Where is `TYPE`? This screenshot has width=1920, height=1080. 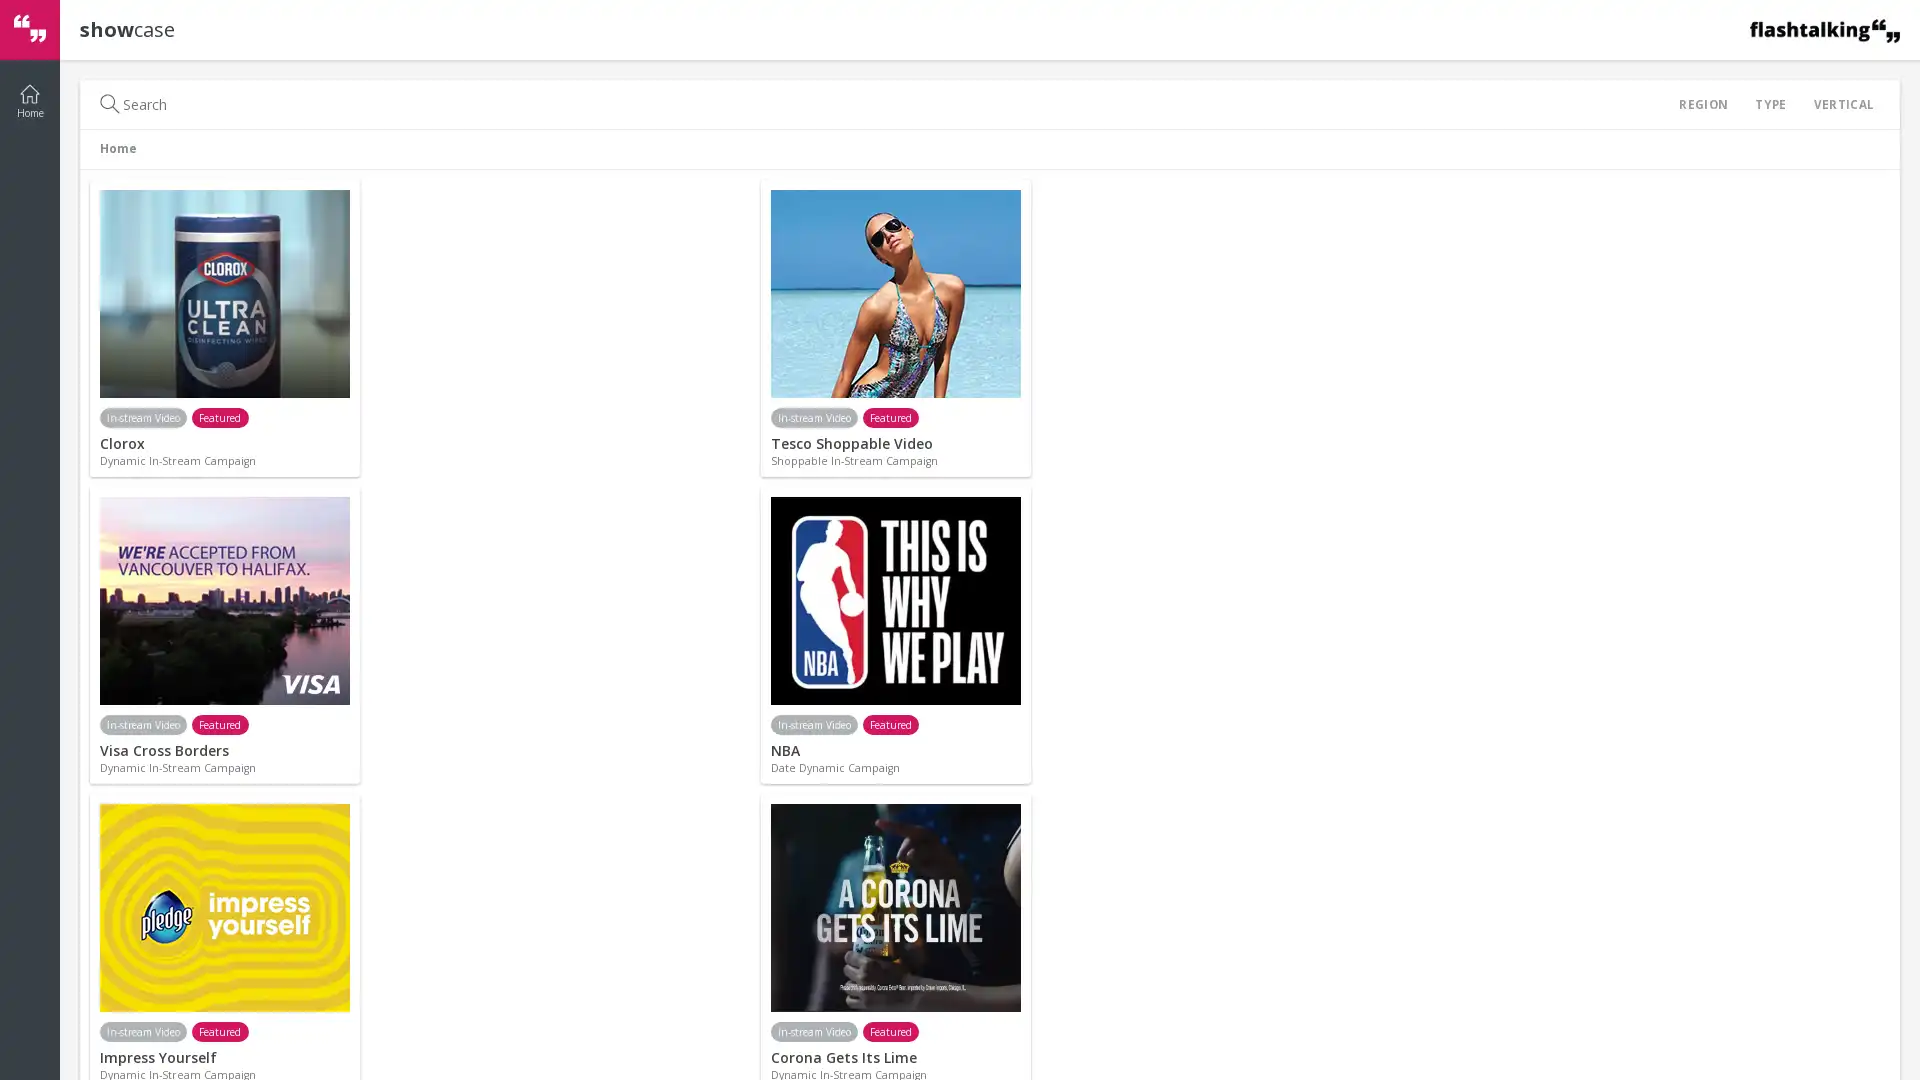
TYPE is located at coordinates (1770, 104).